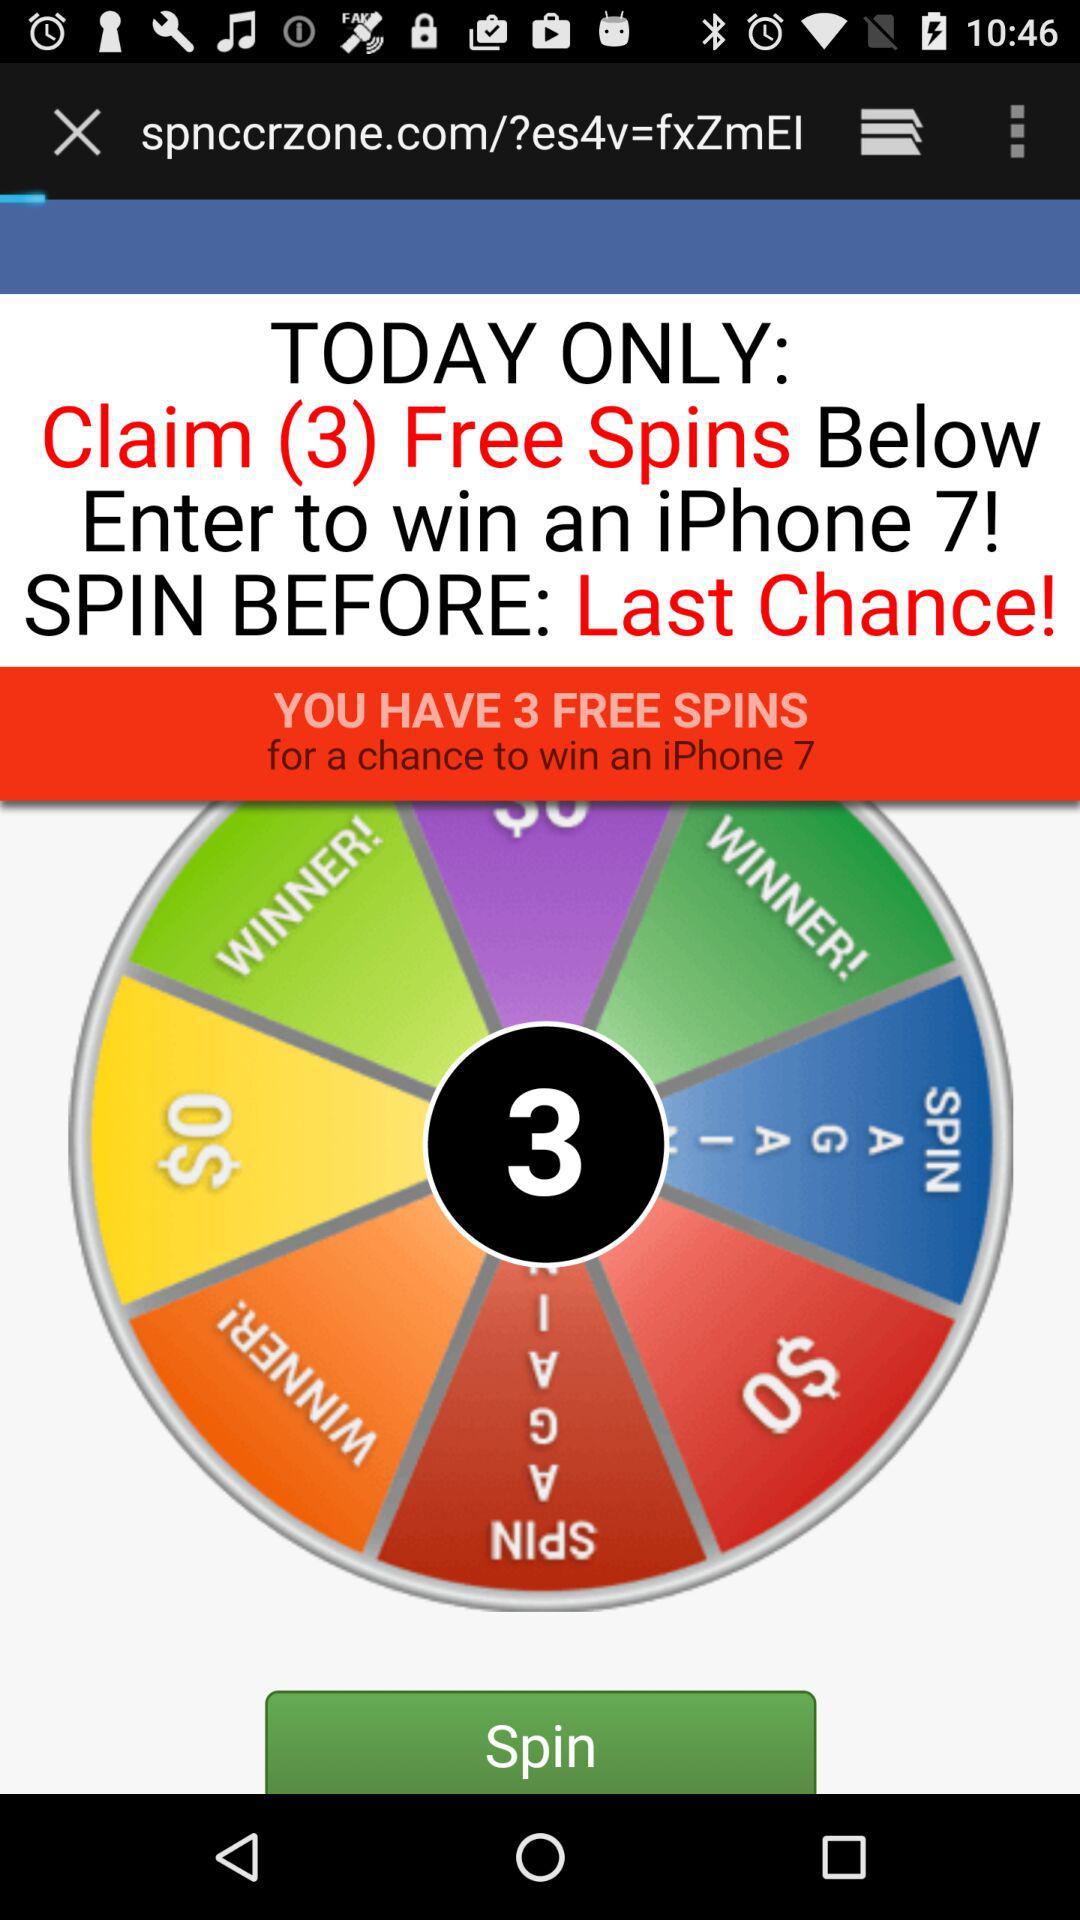  What do you see at coordinates (890, 130) in the screenshot?
I see `the icon to the right of the www electronicproductzone com icon` at bounding box center [890, 130].